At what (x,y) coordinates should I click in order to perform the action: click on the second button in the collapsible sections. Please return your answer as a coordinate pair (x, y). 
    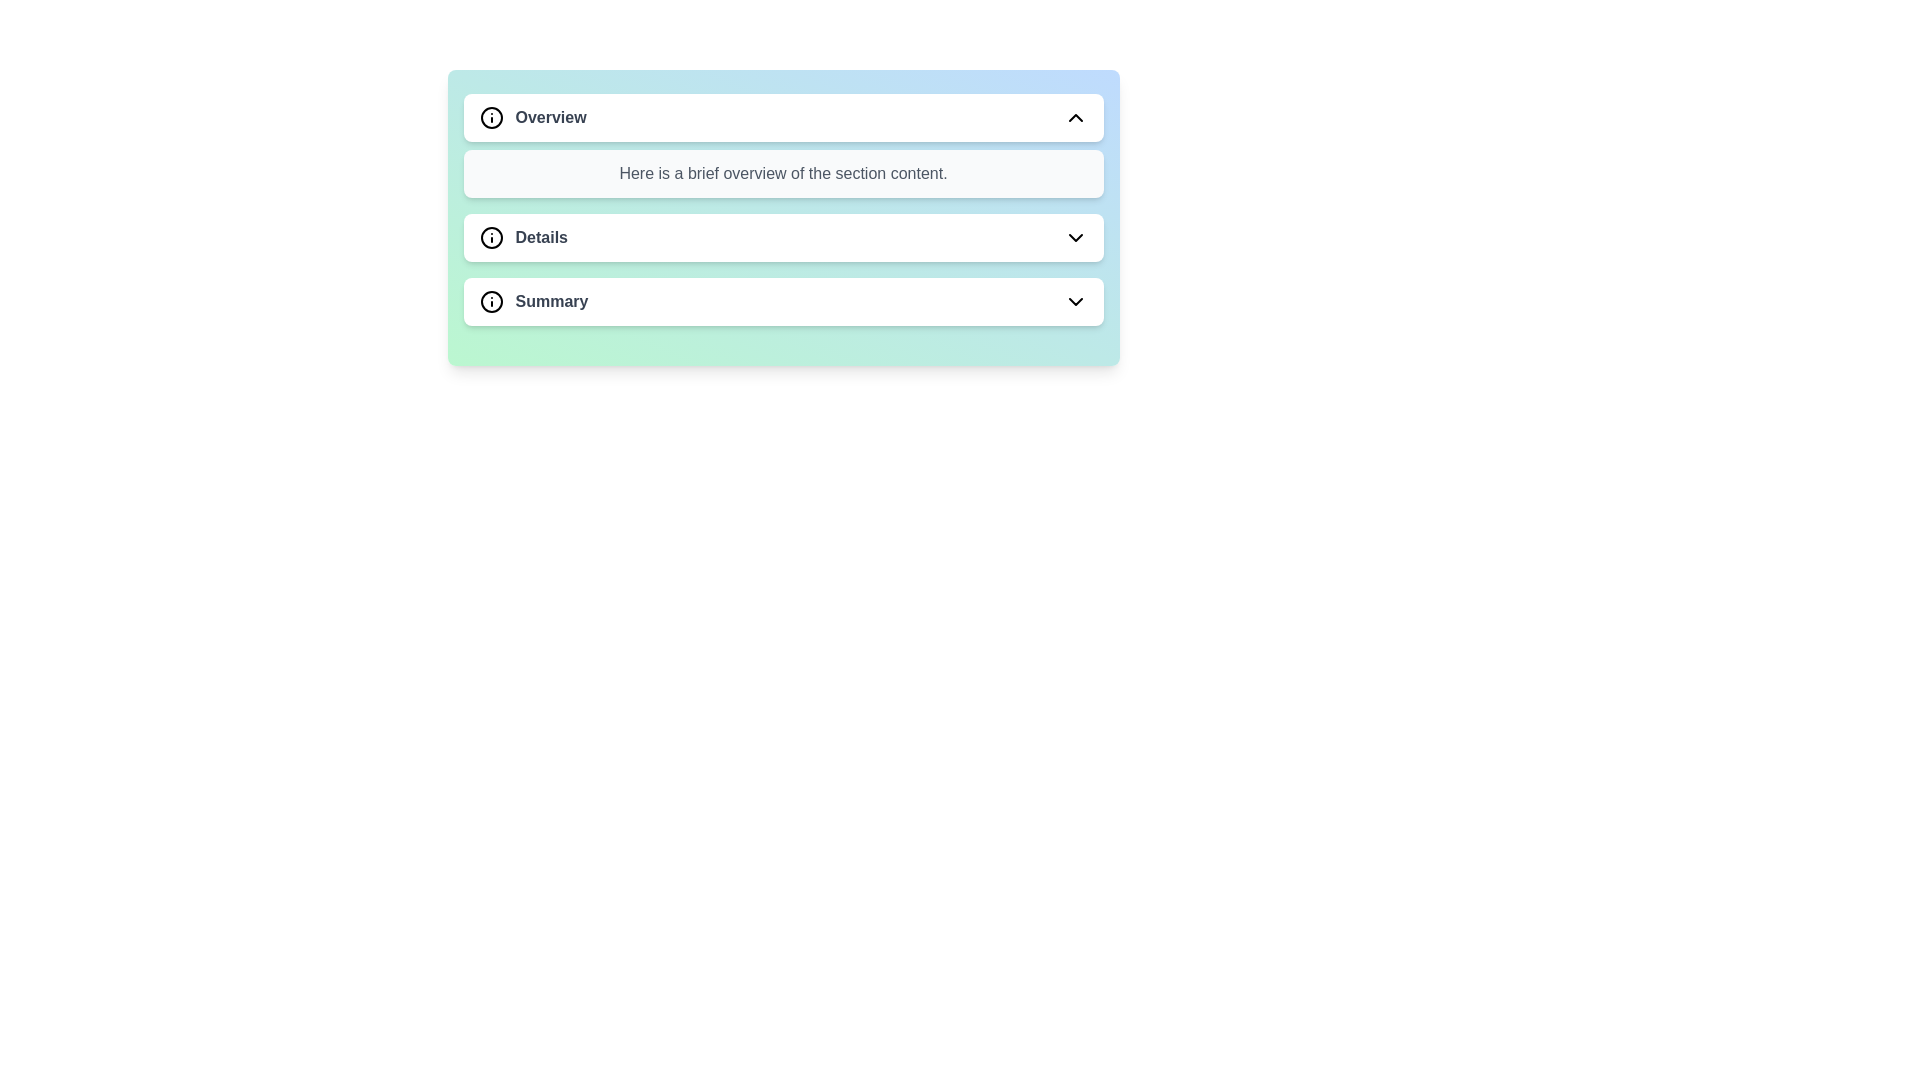
    Looking at the image, I should click on (782, 237).